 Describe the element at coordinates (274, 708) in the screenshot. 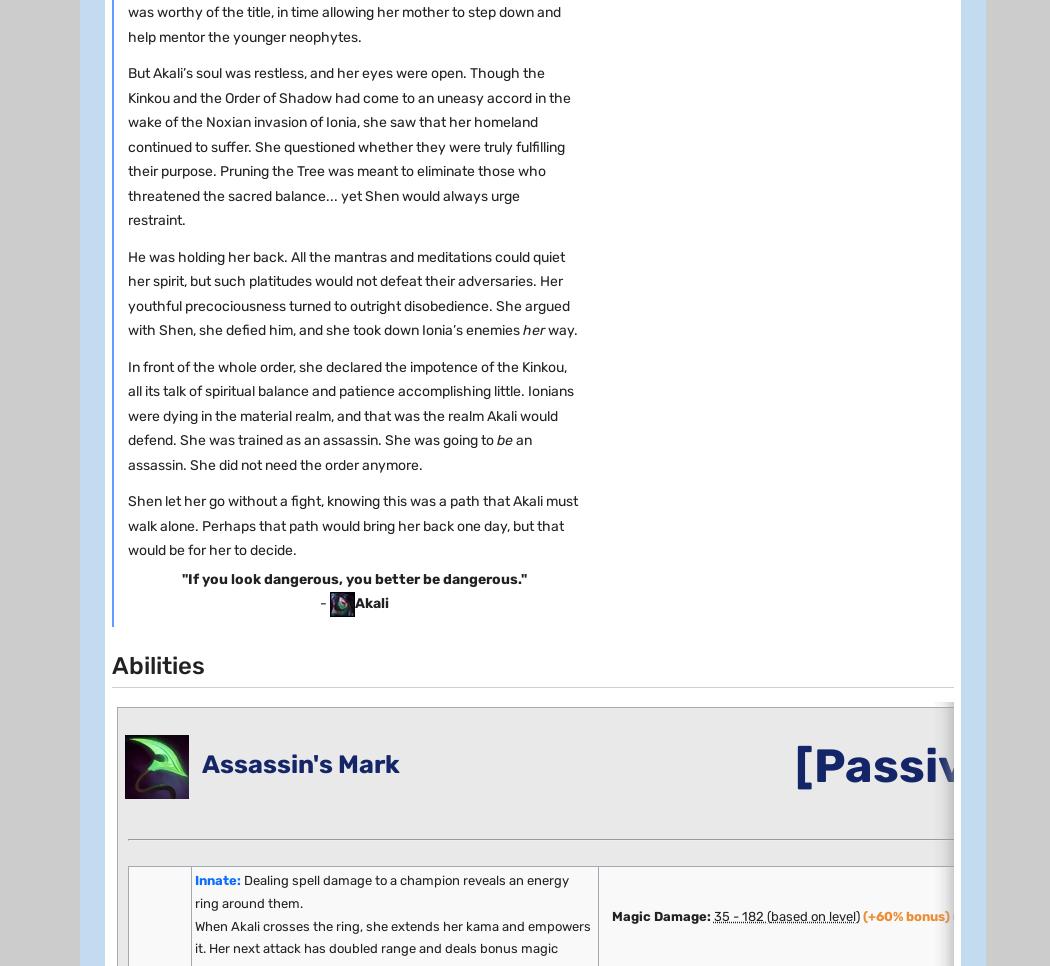

I see `'[100/85/70]'` at that location.